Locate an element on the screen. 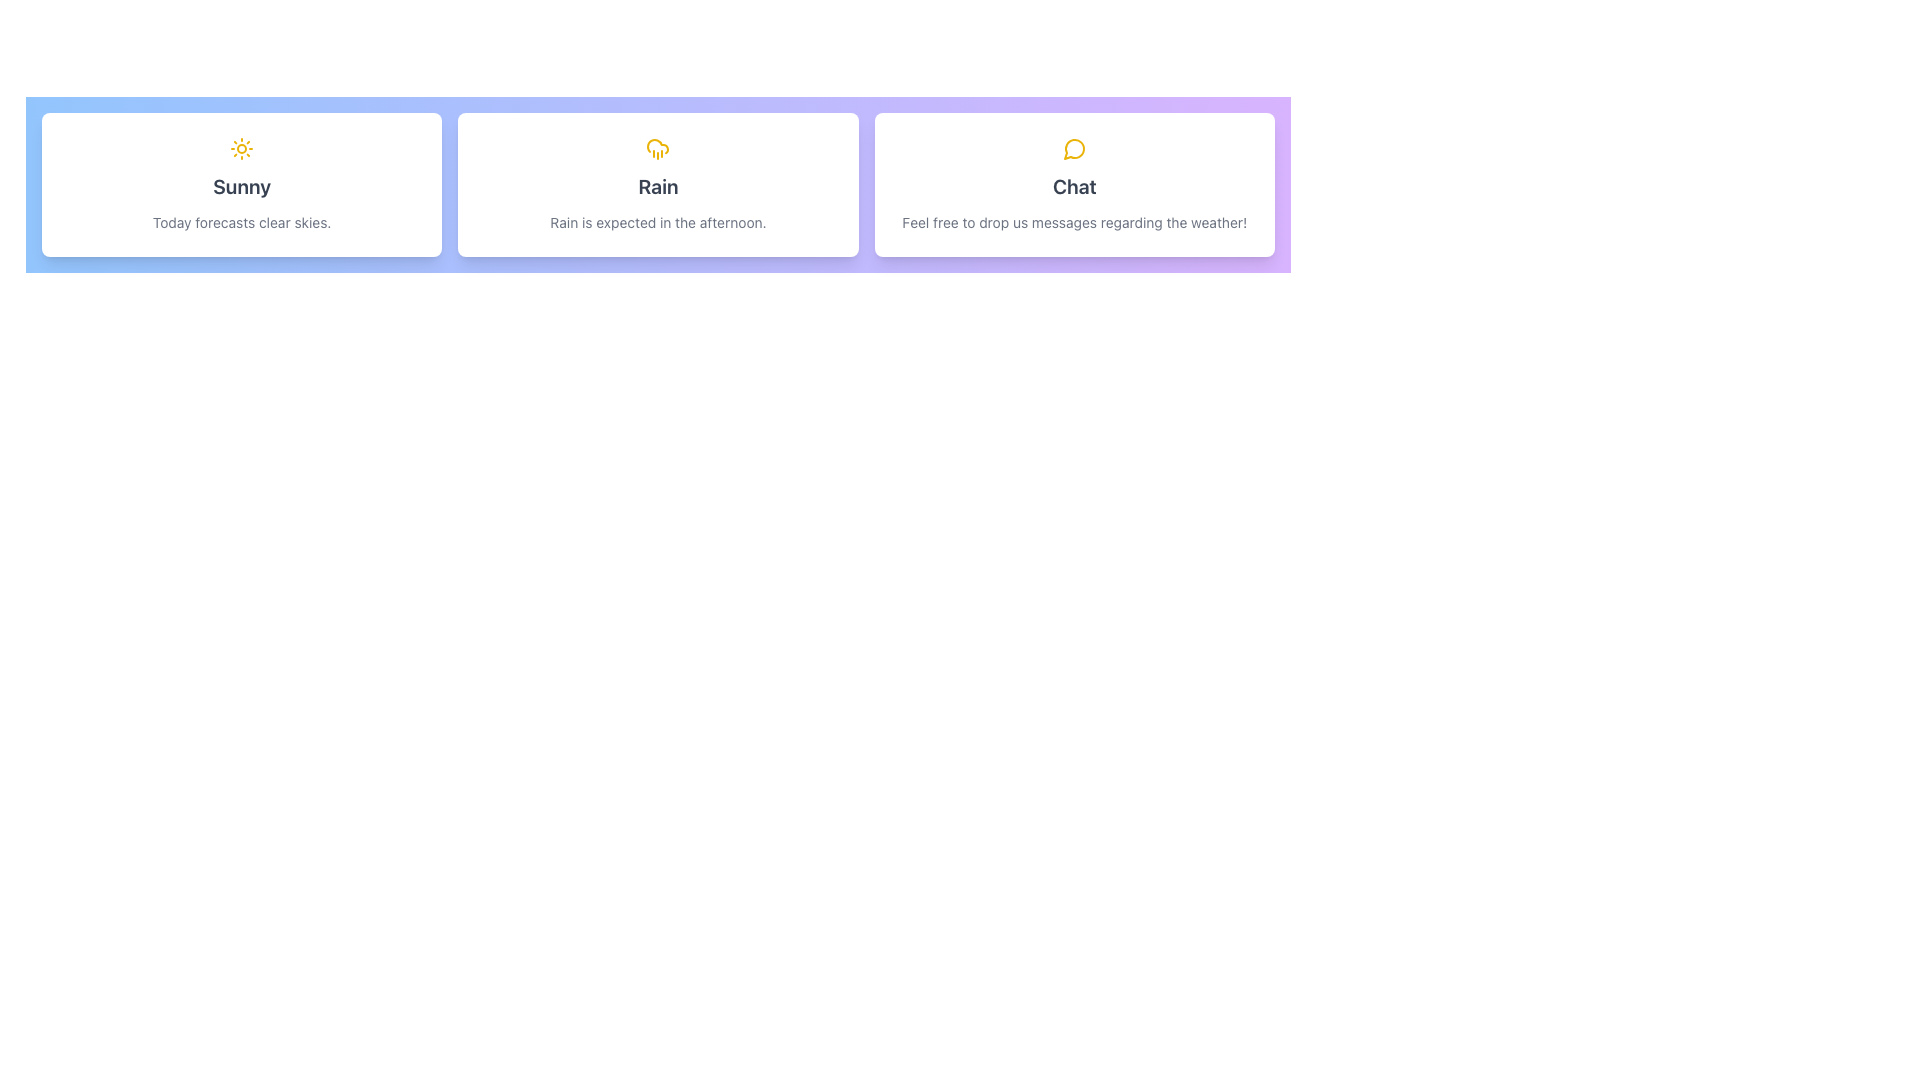 The height and width of the screenshot is (1080, 1920). the sunny weather icon located at the top-center of the 'Sunny' card to possibly get more details about the weather is located at coordinates (241, 148).